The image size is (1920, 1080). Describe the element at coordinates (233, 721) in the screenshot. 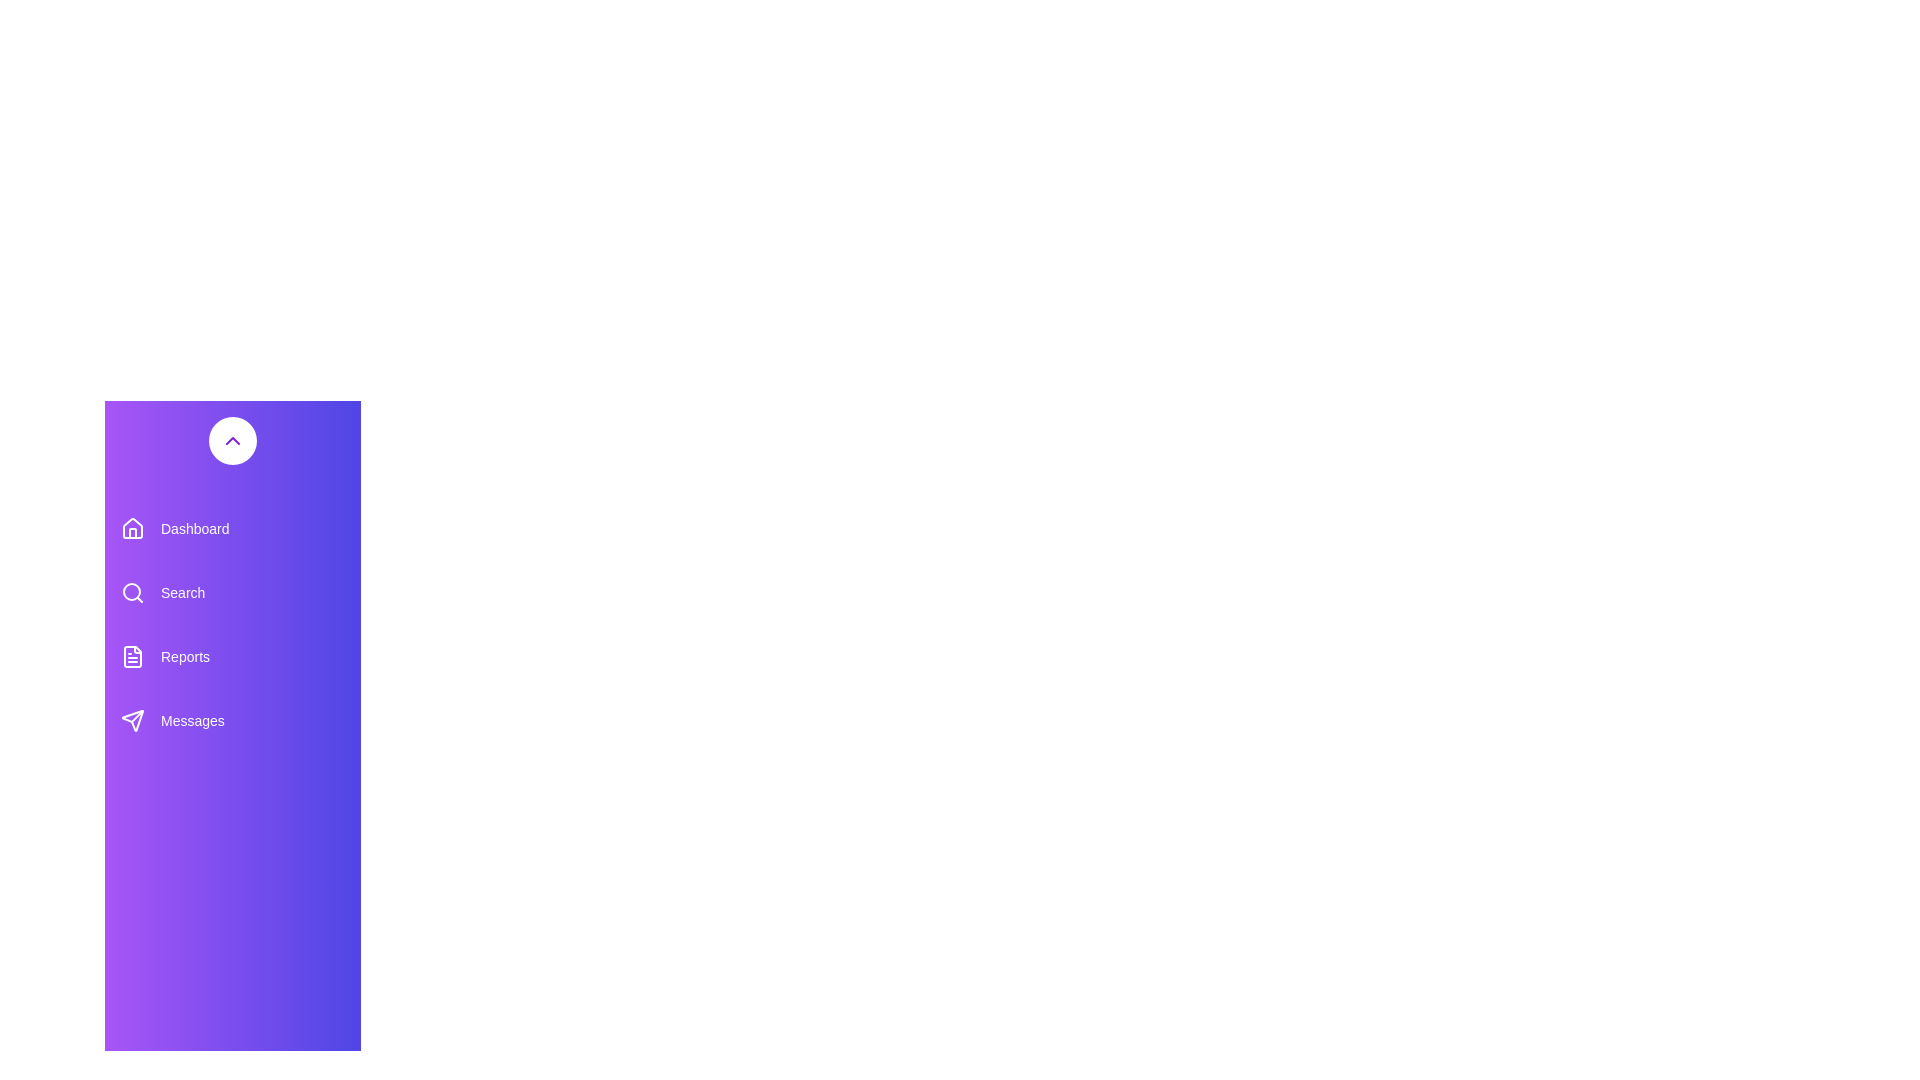

I see `the 'Messages' button located in the vertical sidebar menu` at that location.